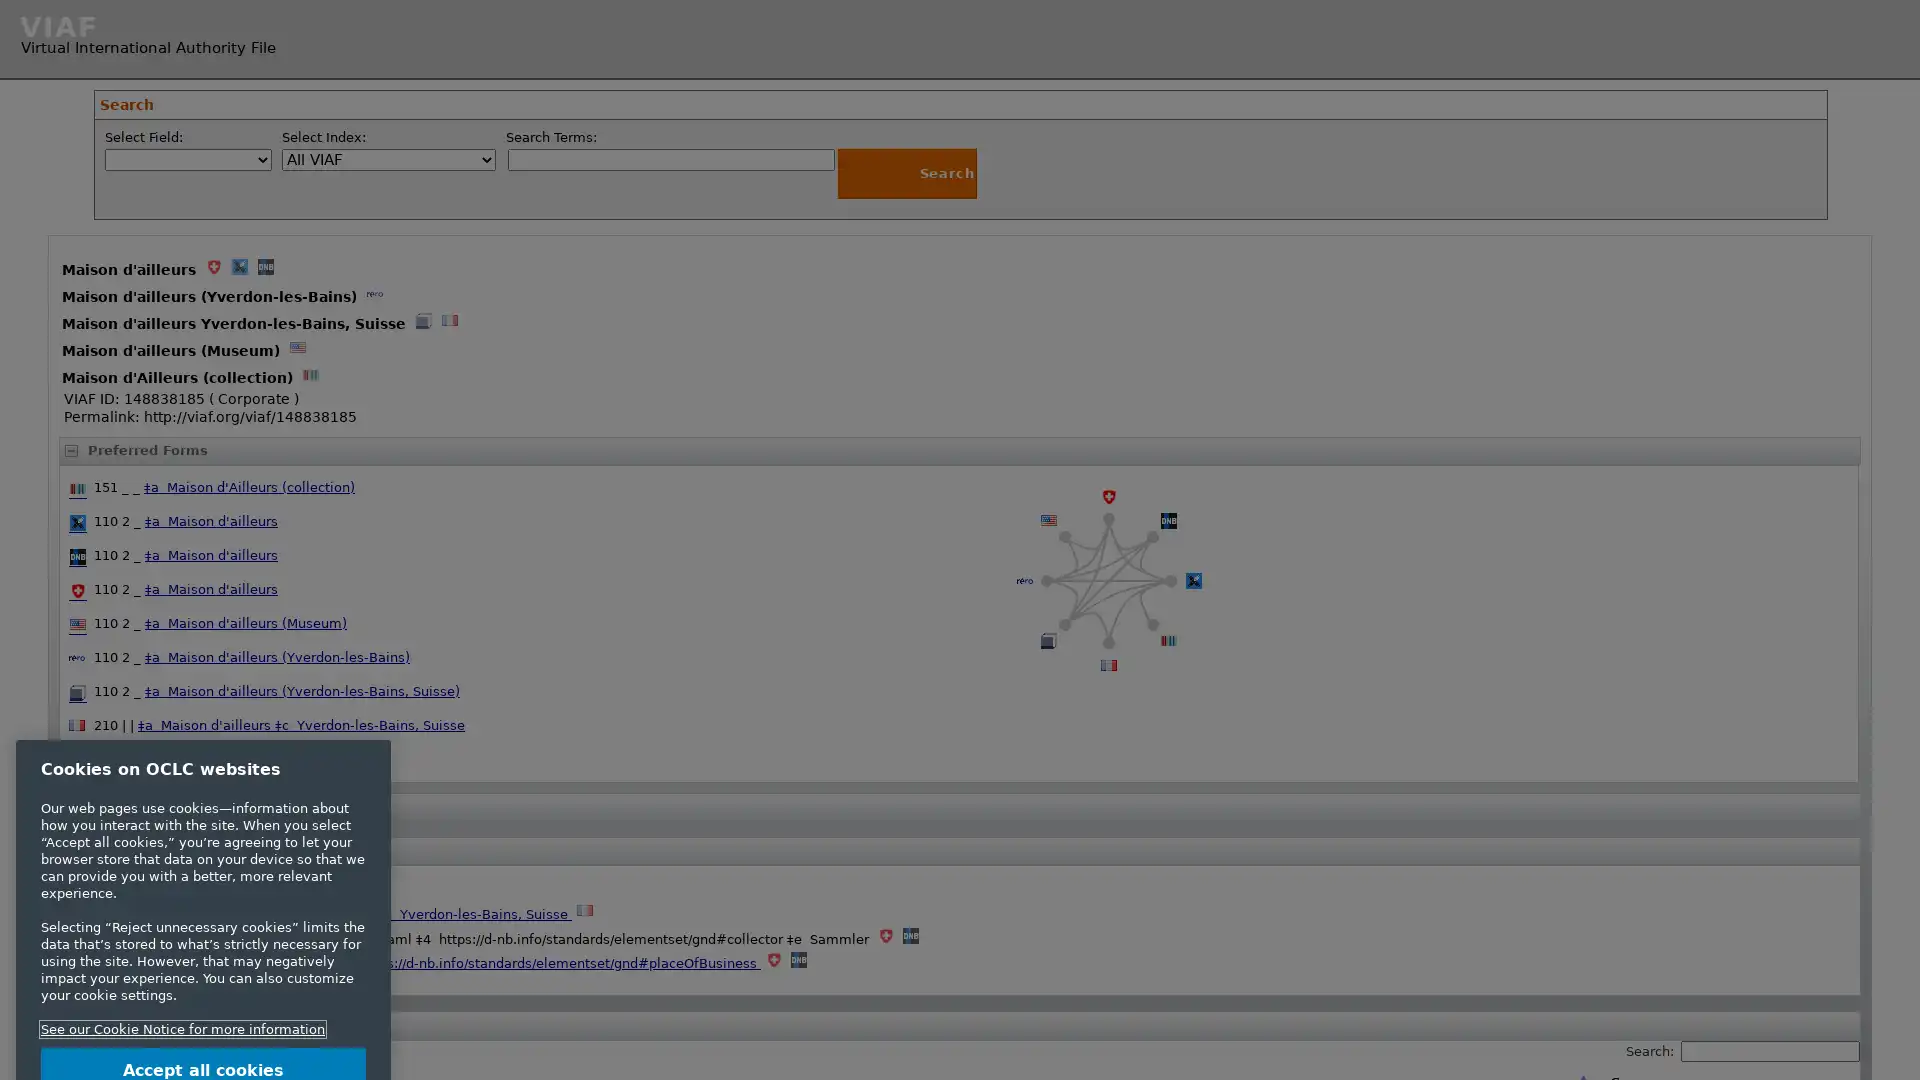 The image size is (1920, 1080). What do you see at coordinates (203, 948) in the screenshot?
I see `Reject unnecessary cookies` at bounding box center [203, 948].